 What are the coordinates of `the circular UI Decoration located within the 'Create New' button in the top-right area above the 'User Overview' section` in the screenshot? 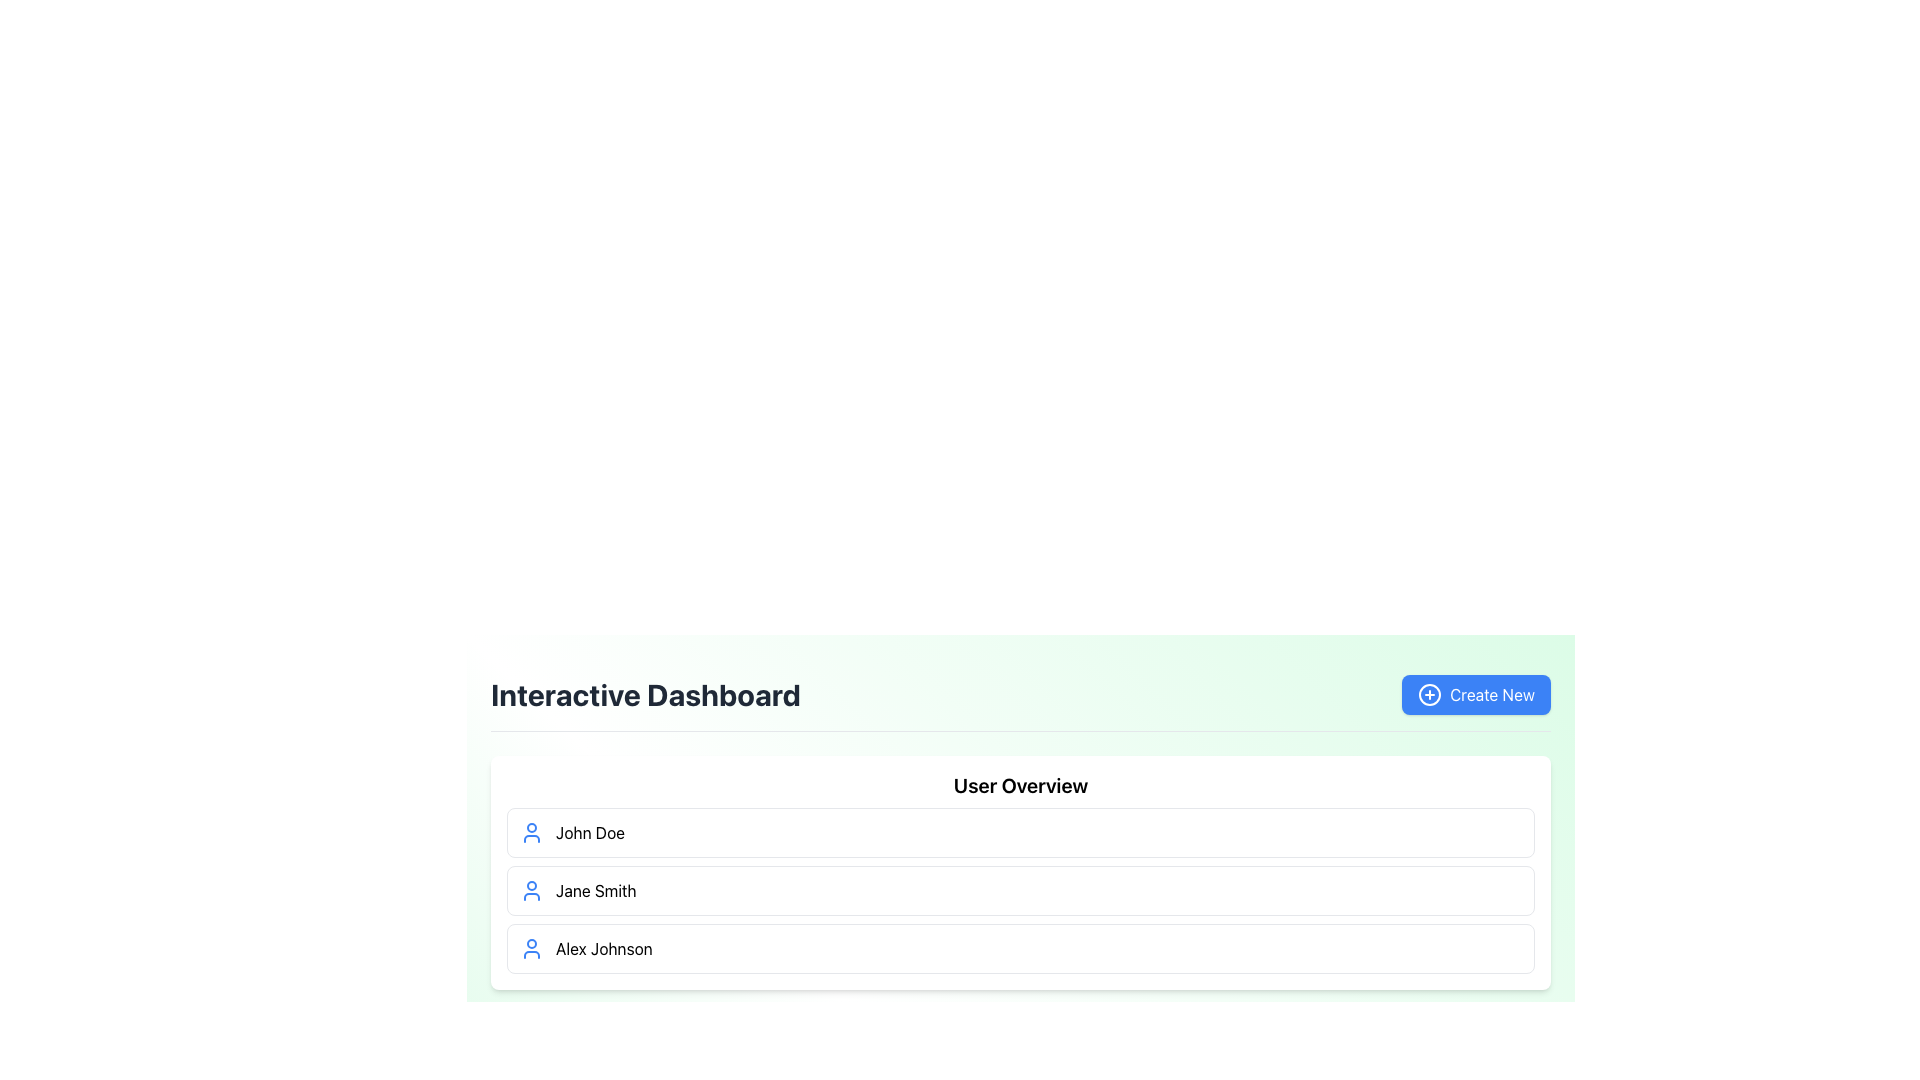 It's located at (1429, 693).